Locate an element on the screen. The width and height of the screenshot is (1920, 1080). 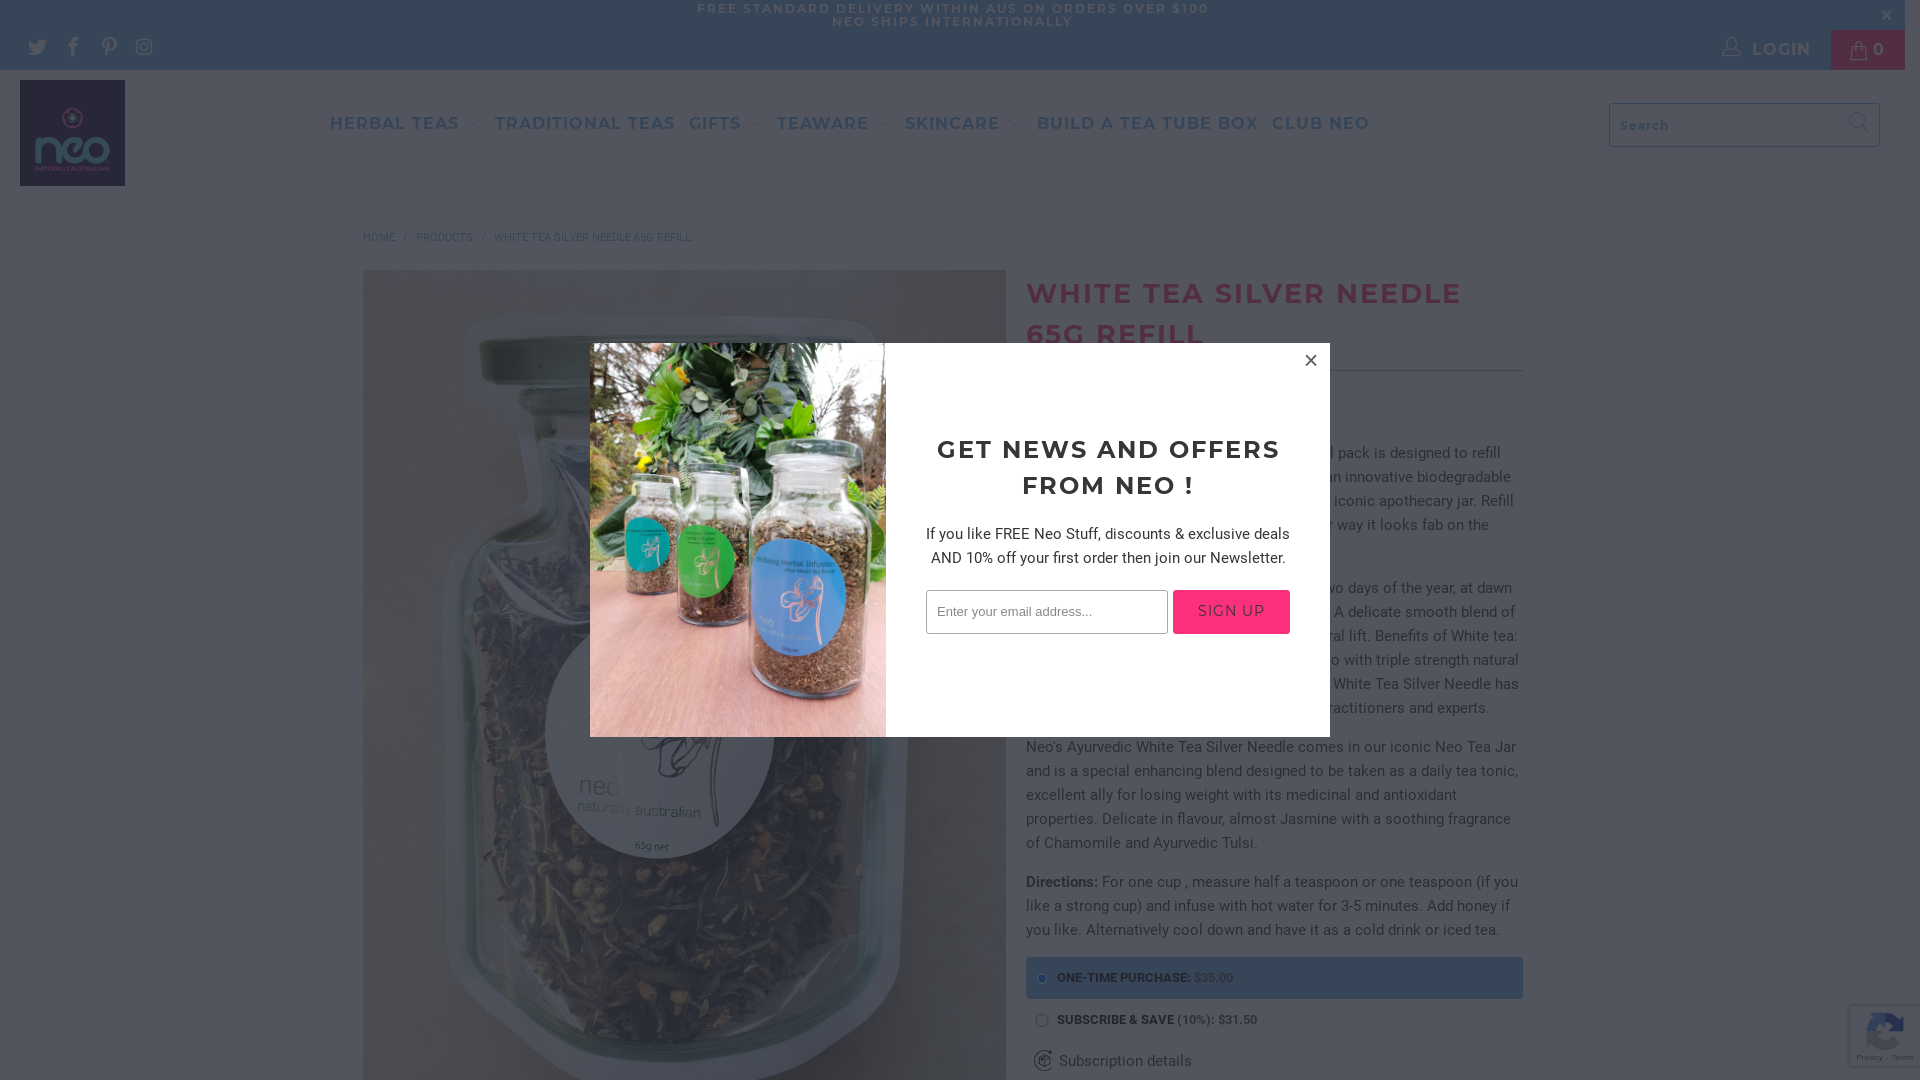
'BUILD A TEA TUBE BOX' is located at coordinates (1147, 124).